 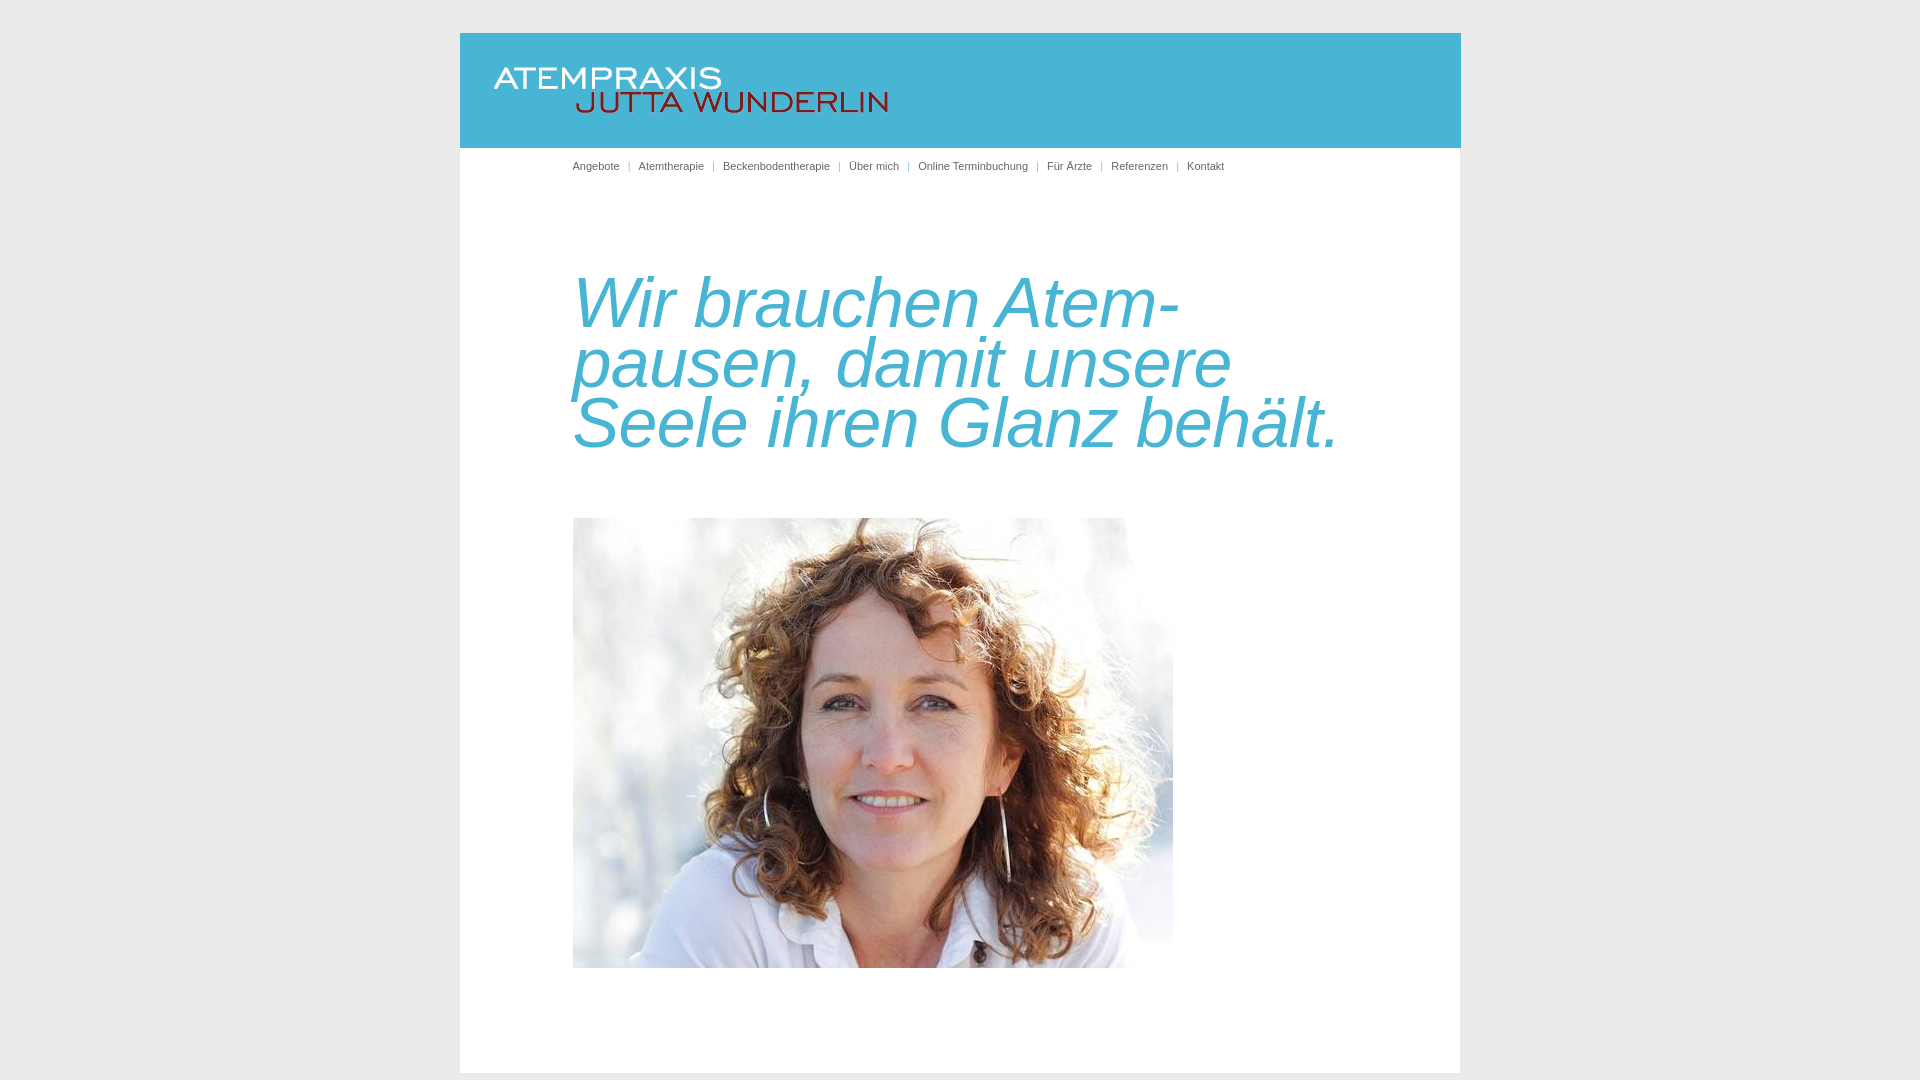 What do you see at coordinates (785, 164) in the screenshot?
I see `'Beckenbodentherapie | '` at bounding box center [785, 164].